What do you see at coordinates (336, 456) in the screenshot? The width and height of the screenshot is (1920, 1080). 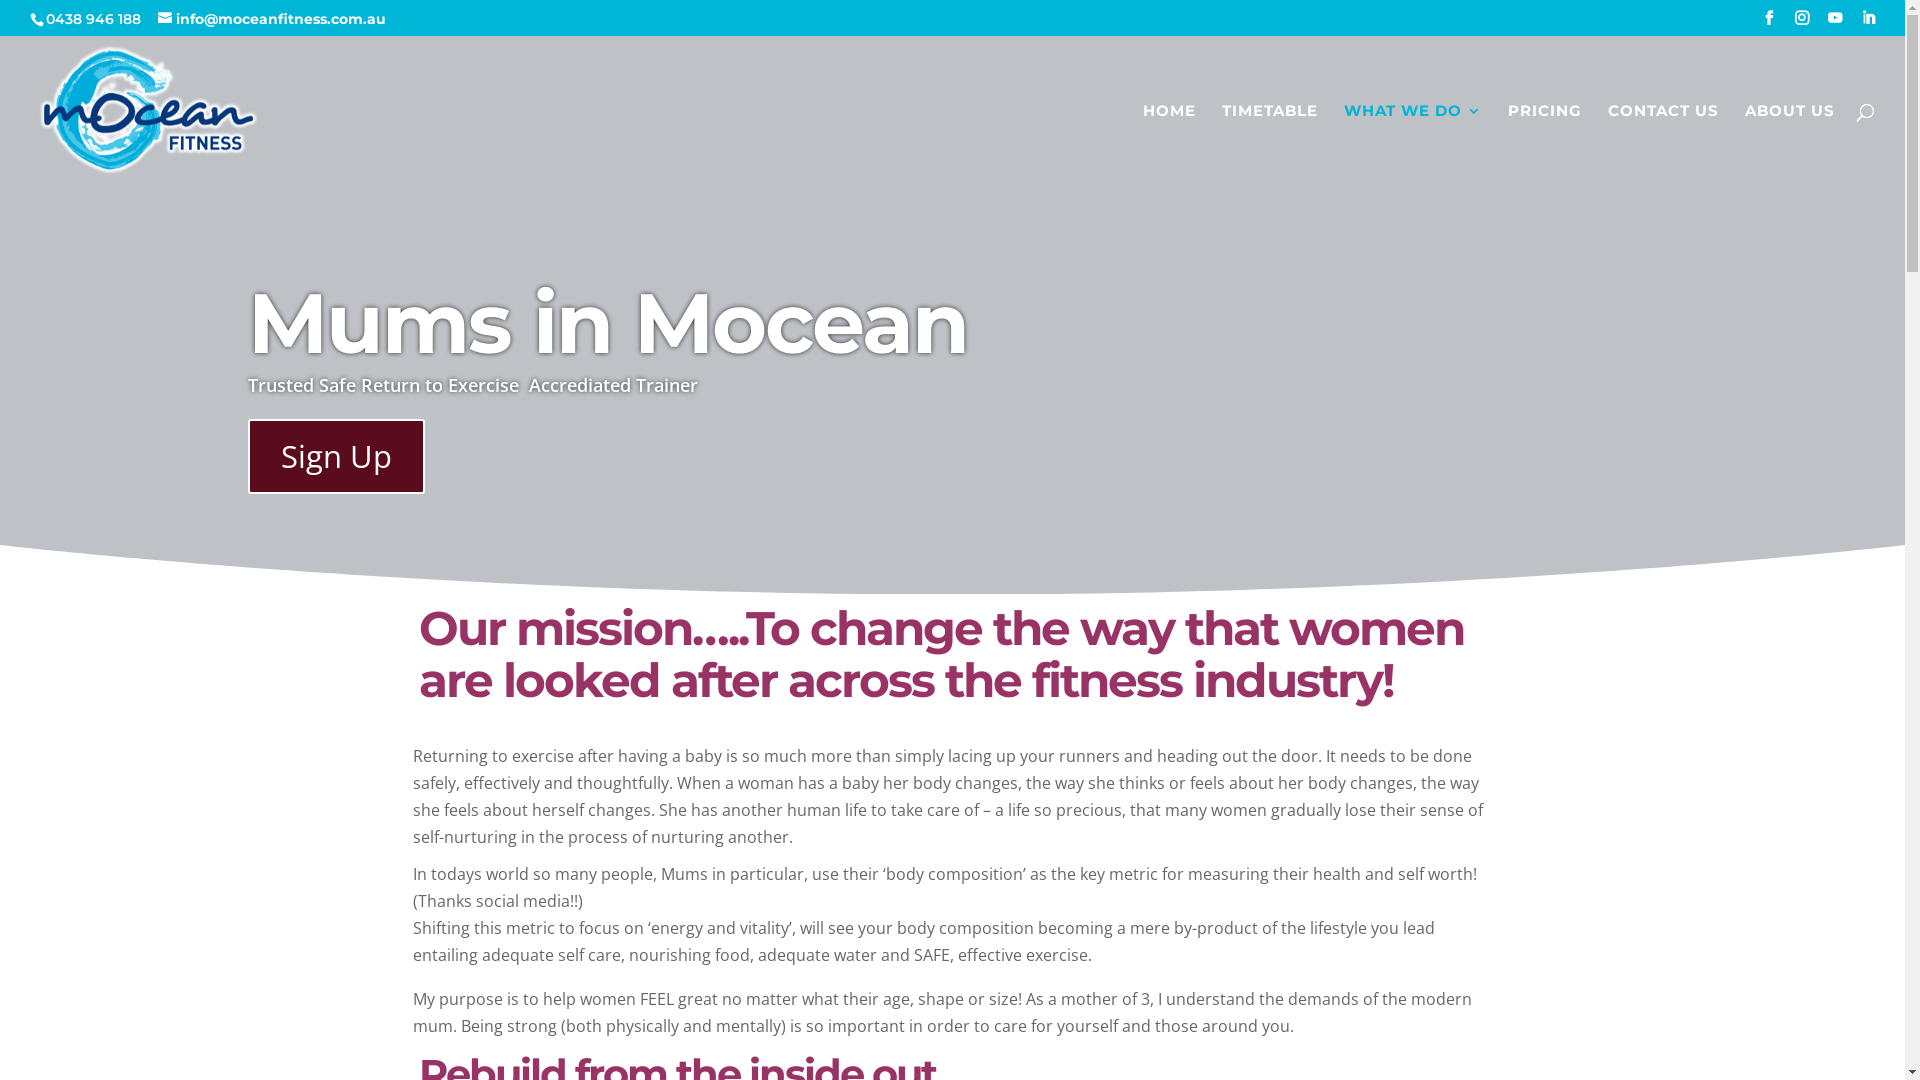 I see `'Sign Up'` at bounding box center [336, 456].